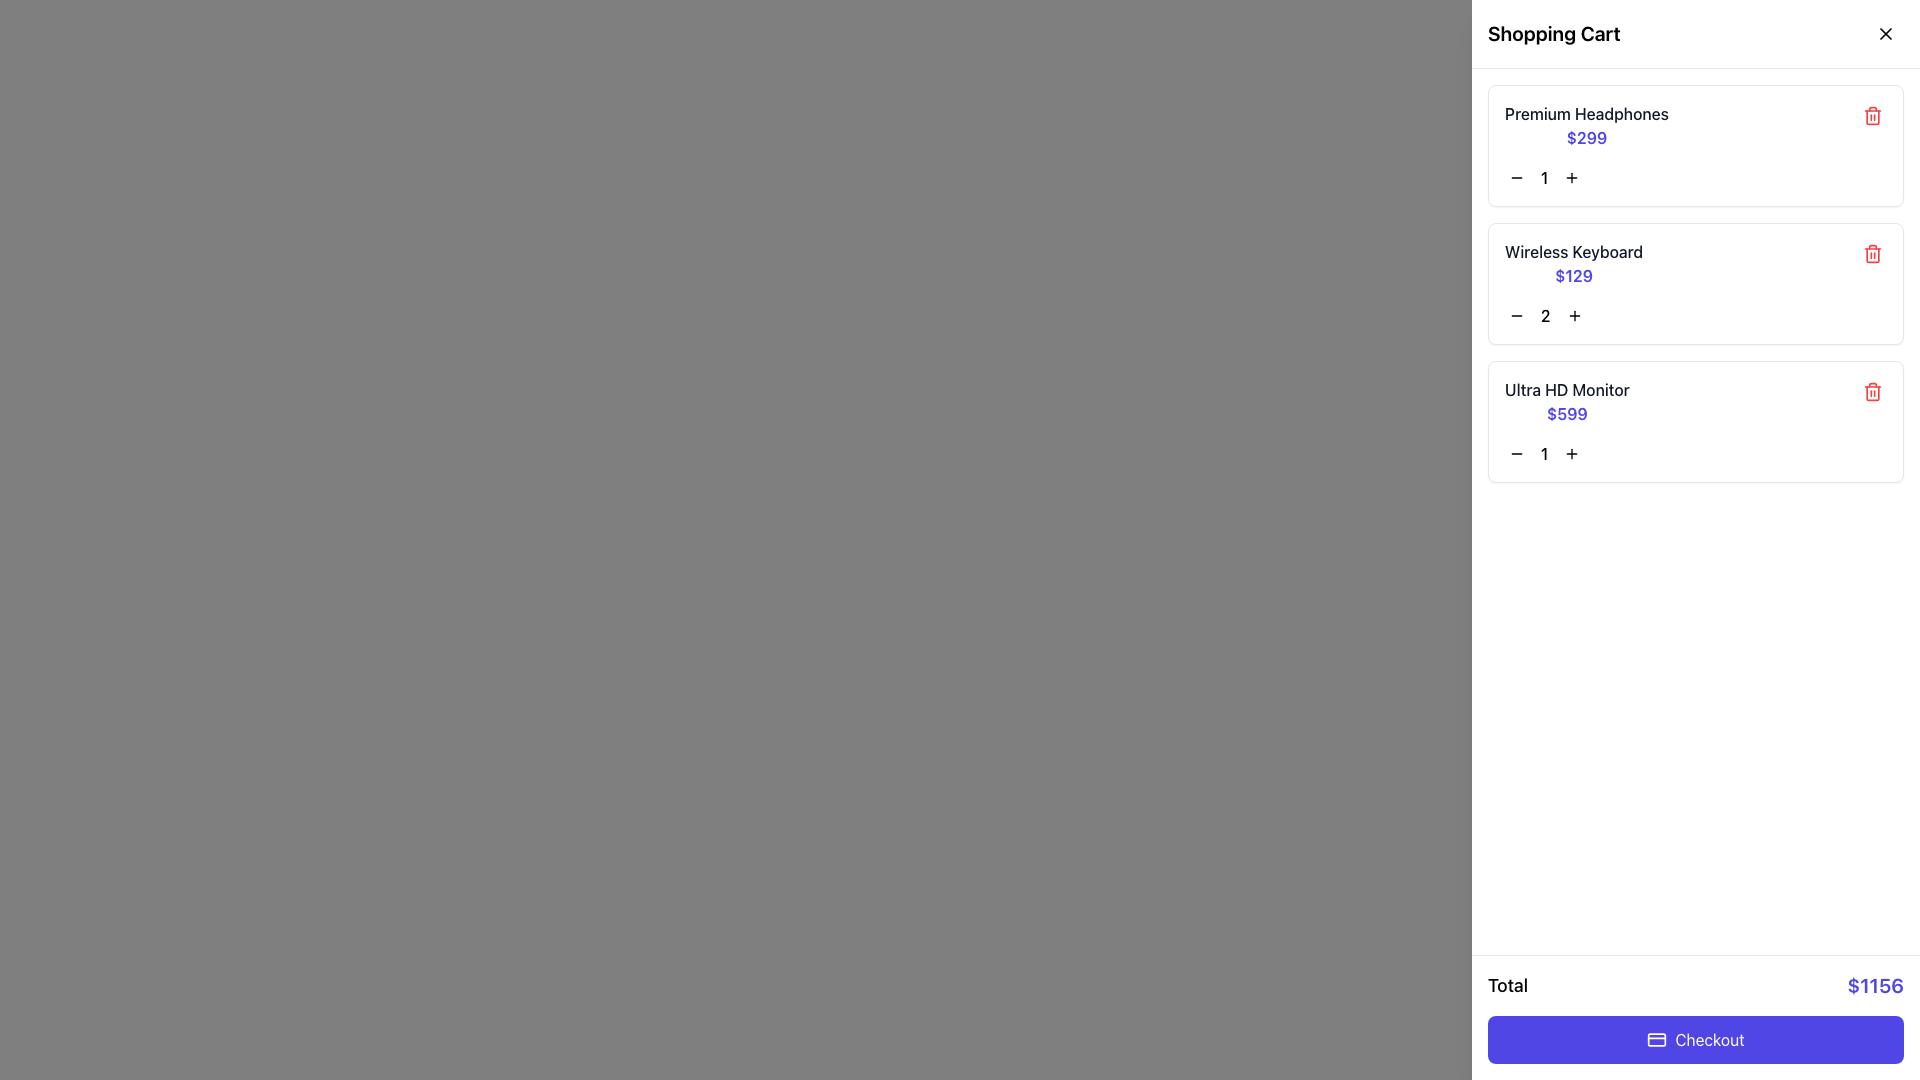 The height and width of the screenshot is (1080, 1920). What do you see at coordinates (1573, 250) in the screenshot?
I see `the text label for the product 'Wireless Keyboard' located in the shopping cart section, positioned above the price '$129' and below 'Premium Headphones'` at bounding box center [1573, 250].